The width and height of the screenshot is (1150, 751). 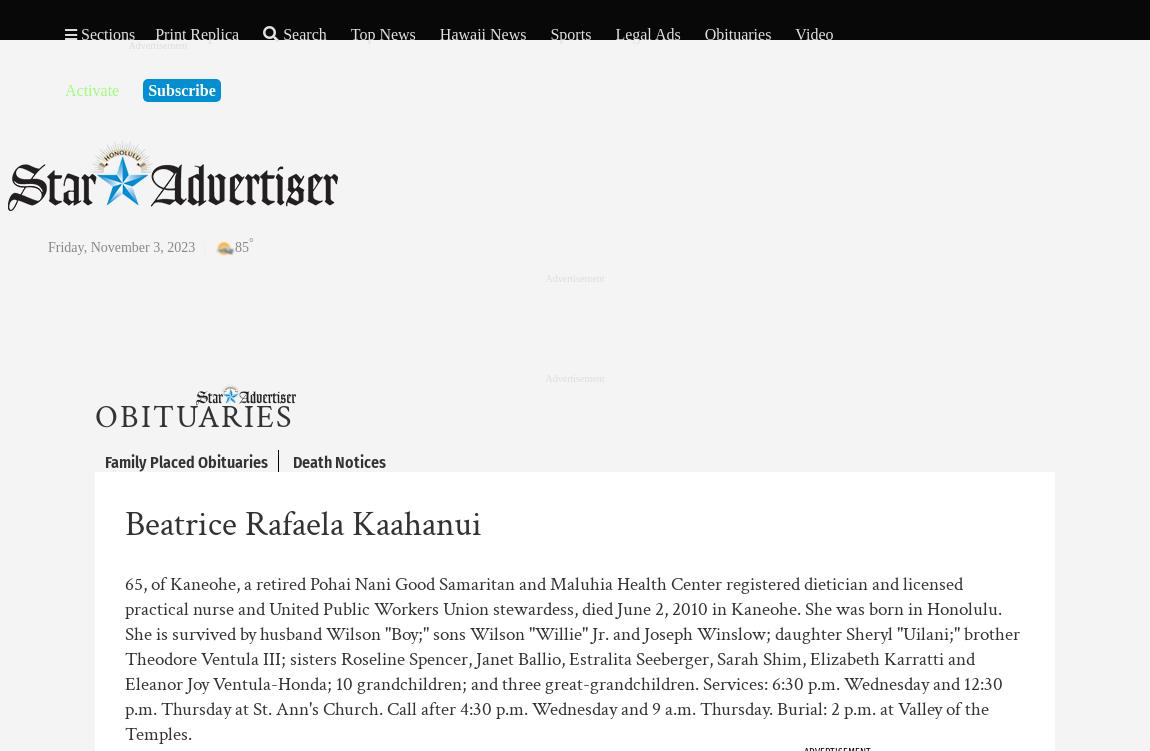 I want to click on 'Video', so click(x=812, y=34).